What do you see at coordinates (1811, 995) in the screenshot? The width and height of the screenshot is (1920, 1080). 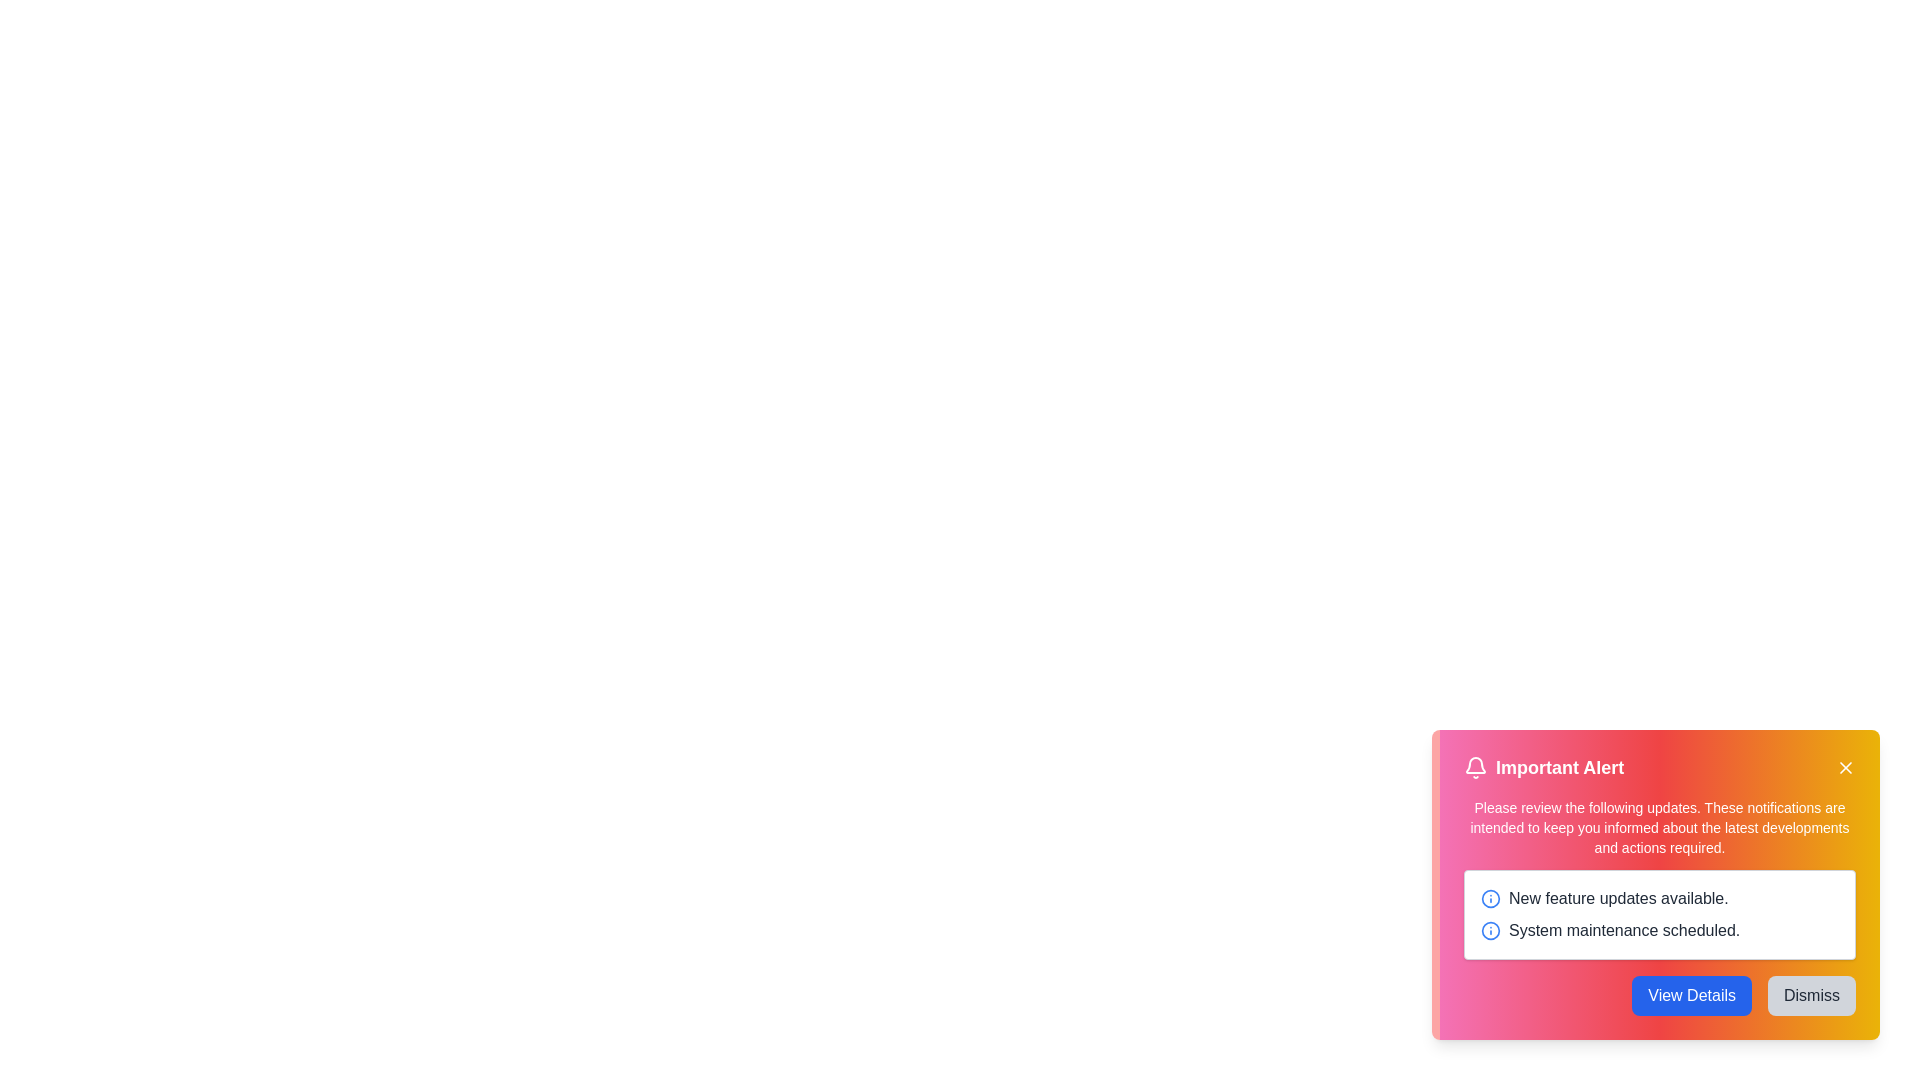 I see `the 'Dismiss' button to close the alert box` at bounding box center [1811, 995].